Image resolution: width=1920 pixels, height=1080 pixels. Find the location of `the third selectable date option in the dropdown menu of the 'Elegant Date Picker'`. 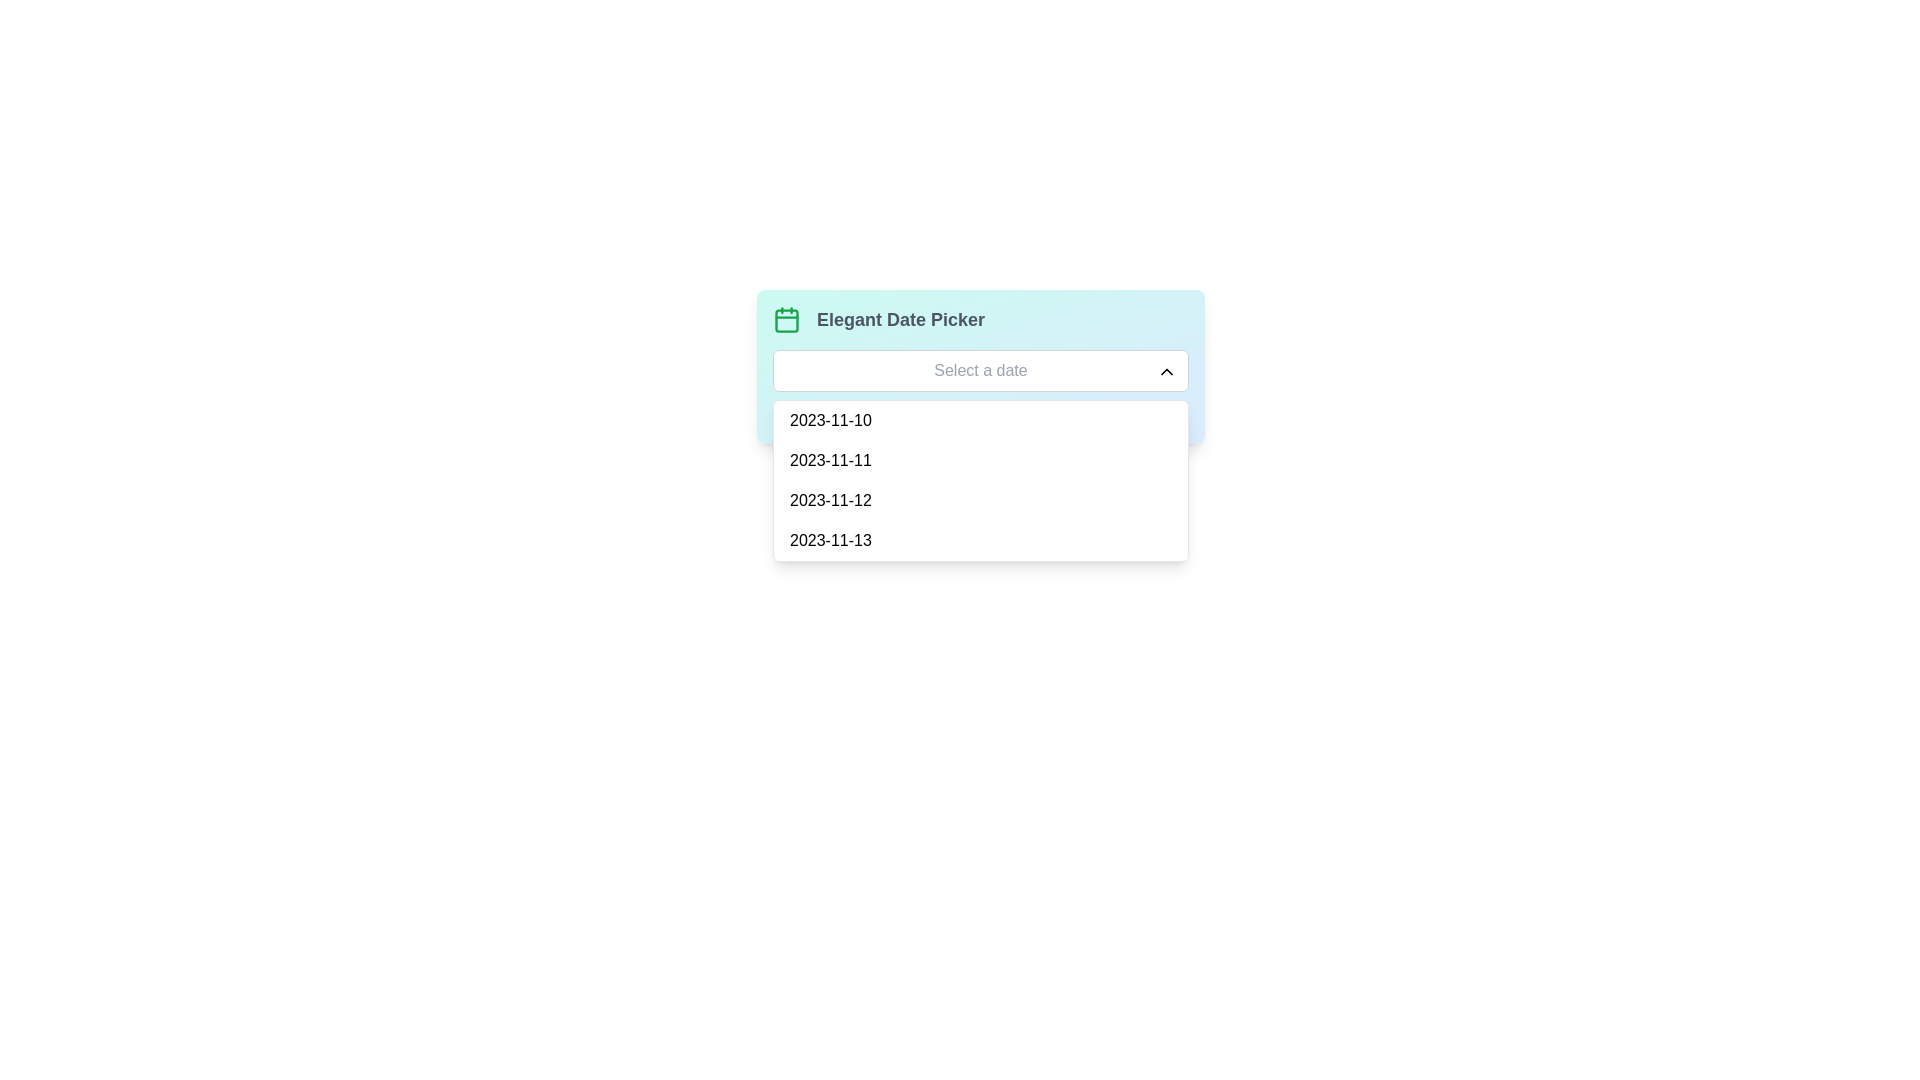

the third selectable date option in the dropdown menu of the 'Elegant Date Picker' is located at coordinates (980, 500).